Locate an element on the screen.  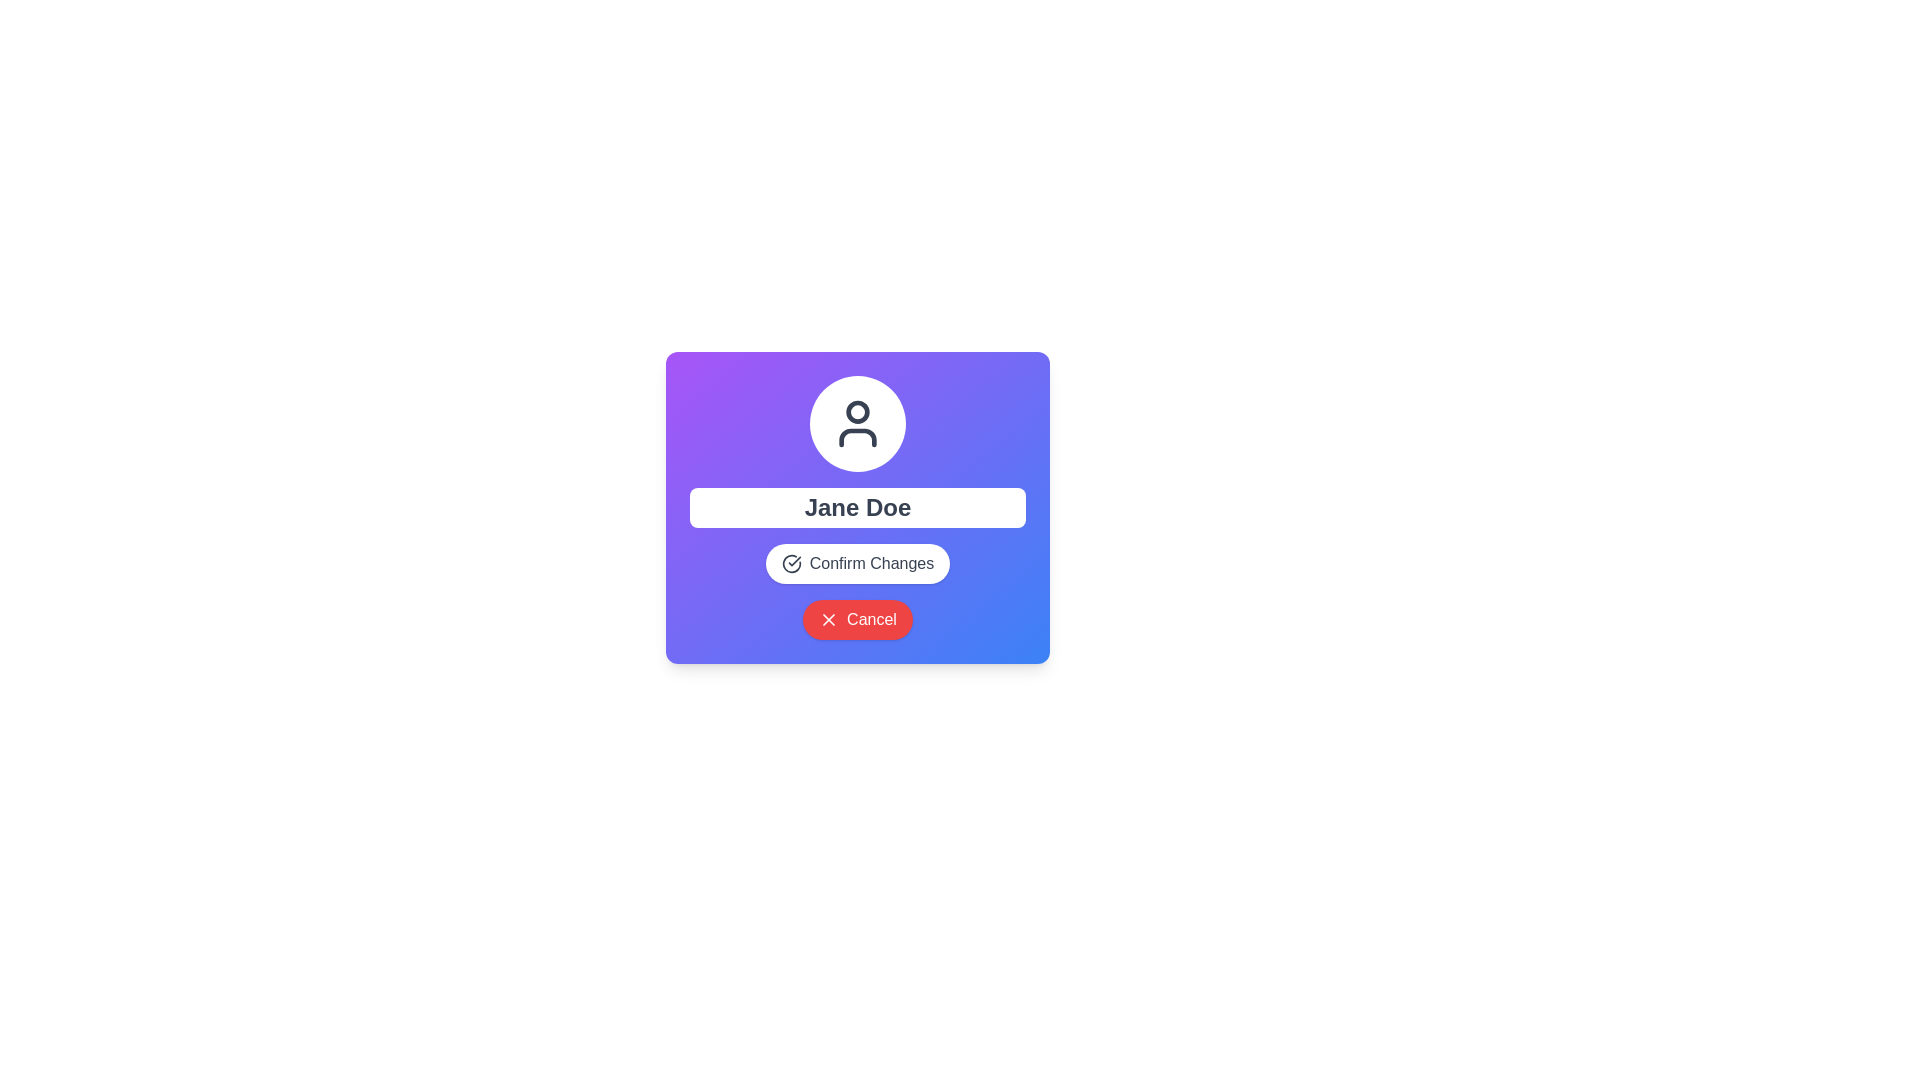
the upper circular graphical representation of the user profile icon, which represents the head in the depiction of 'Jane Doe' is located at coordinates (858, 411).